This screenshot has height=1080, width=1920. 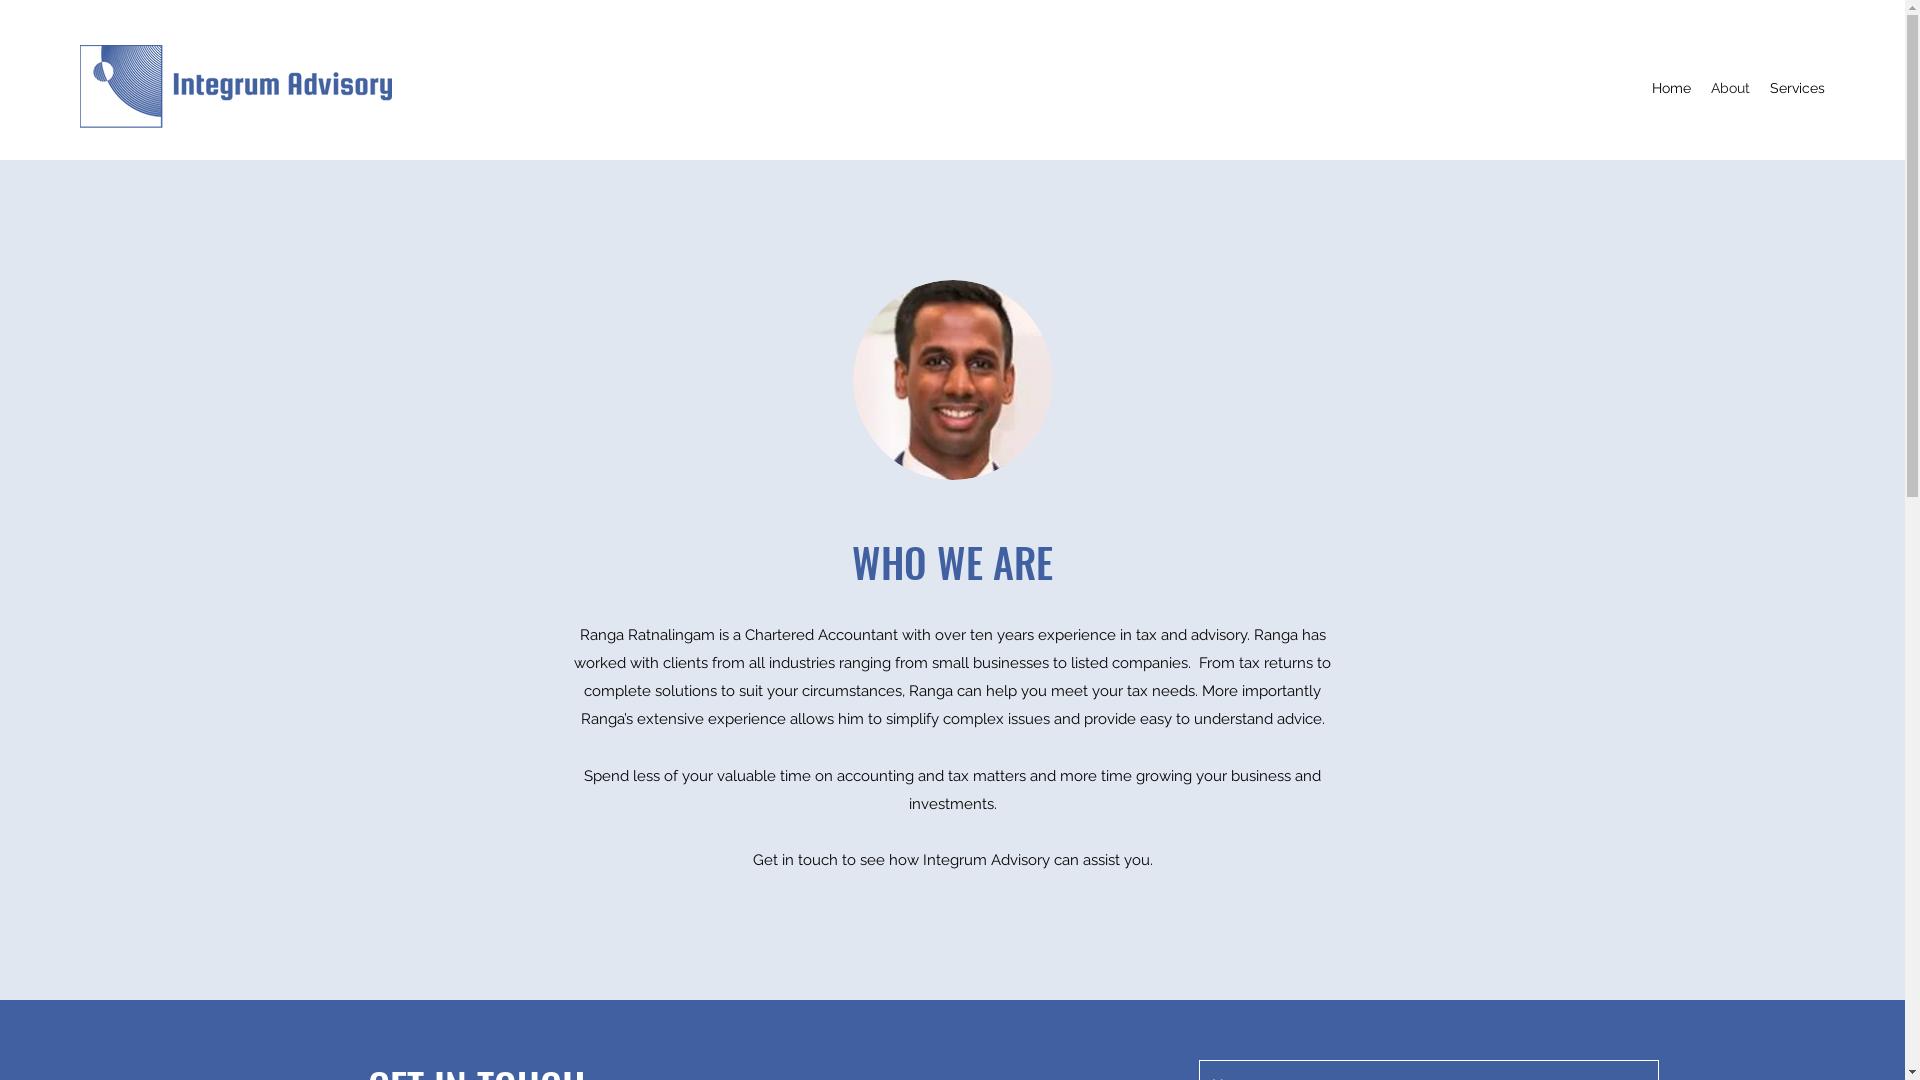 I want to click on 'Home', so click(x=1671, y=87).